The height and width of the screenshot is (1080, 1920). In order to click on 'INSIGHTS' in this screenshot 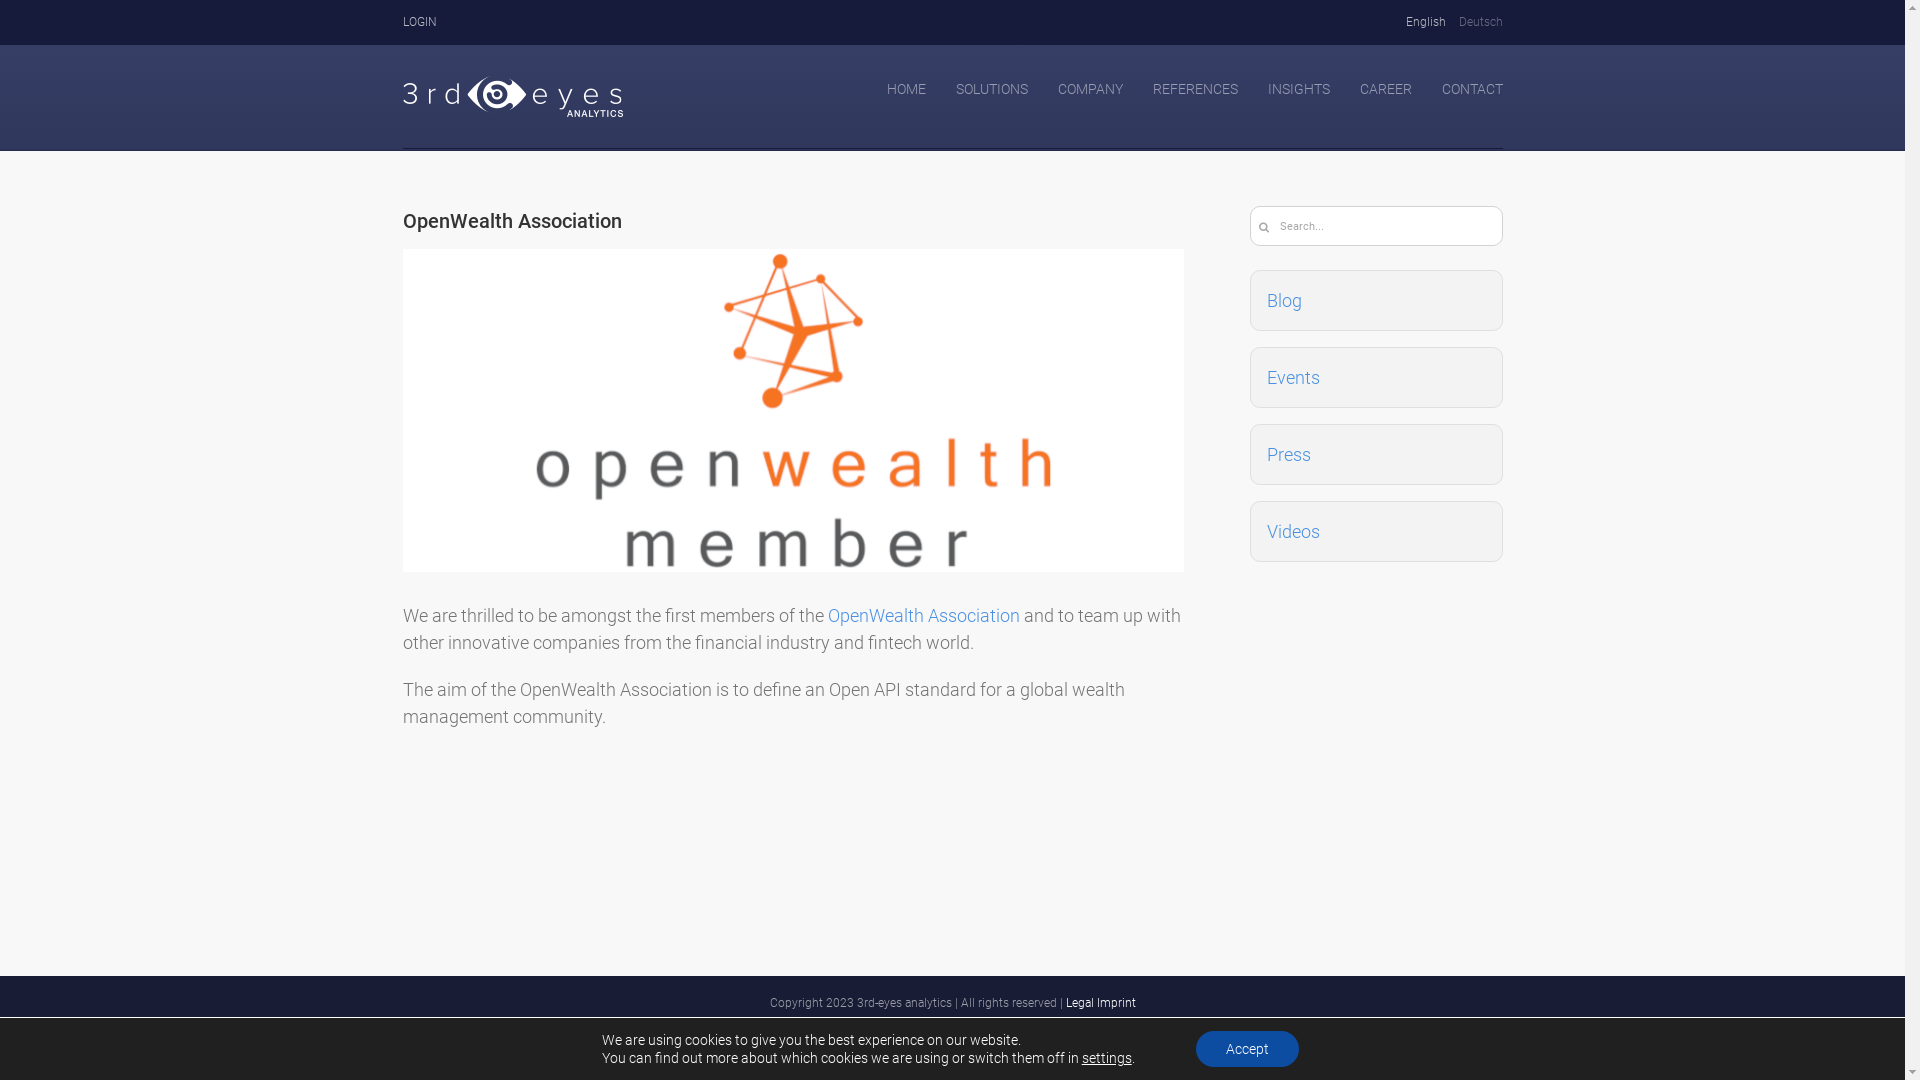, I will do `click(1299, 86)`.